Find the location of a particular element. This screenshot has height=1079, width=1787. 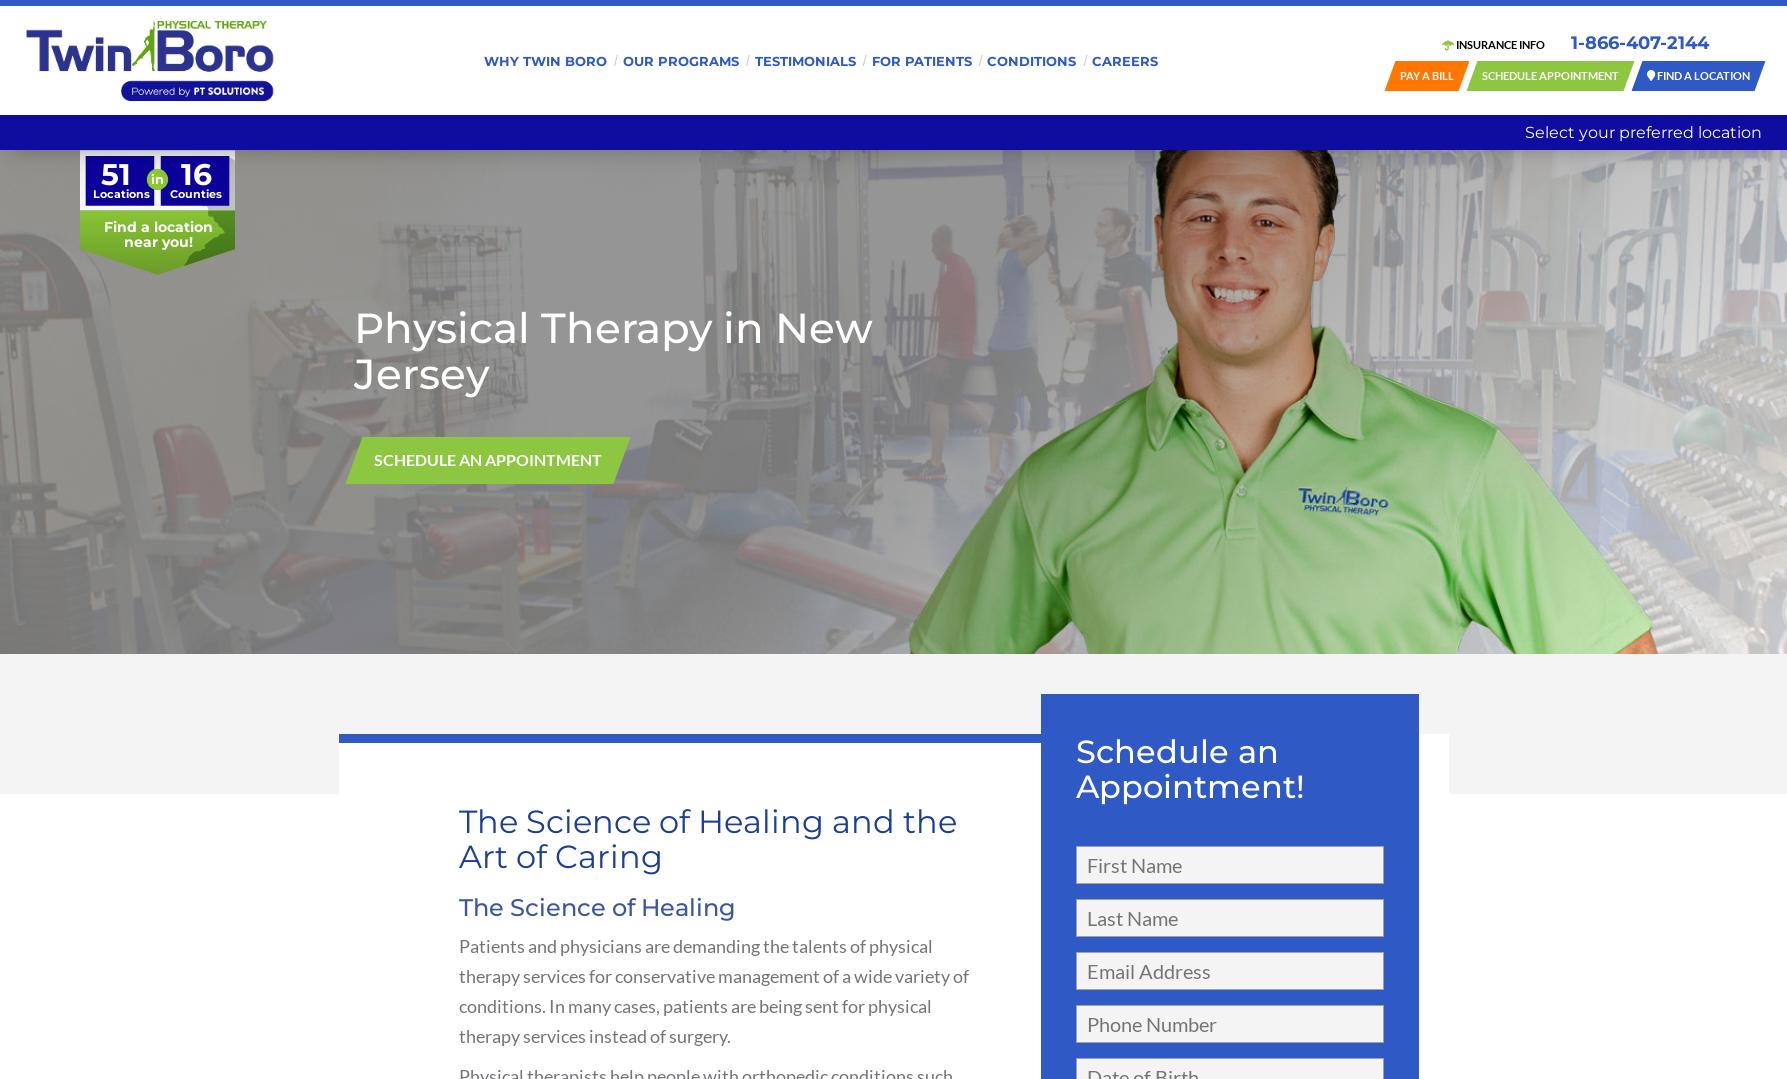

'Our Programs' is located at coordinates (678, 58).